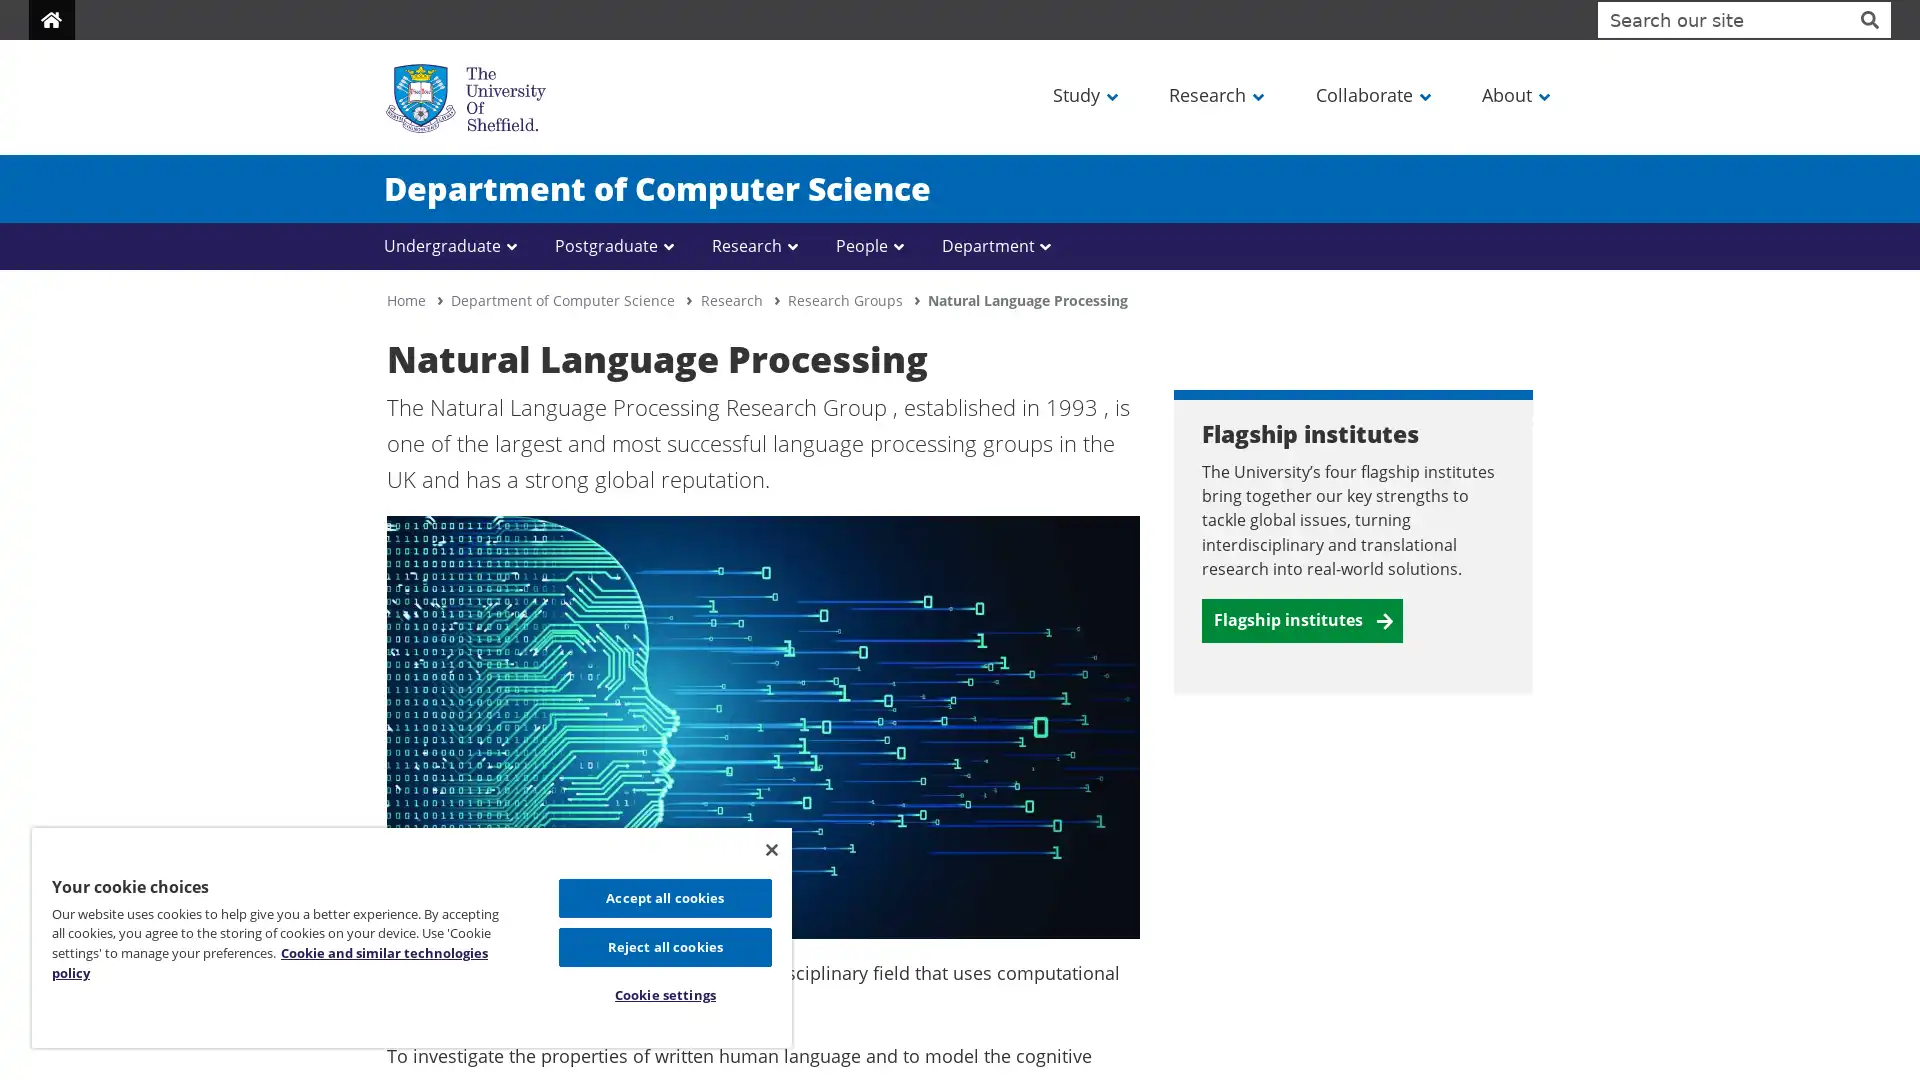  Describe the element at coordinates (999, 246) in the screenshot. I see `Department` at that location.